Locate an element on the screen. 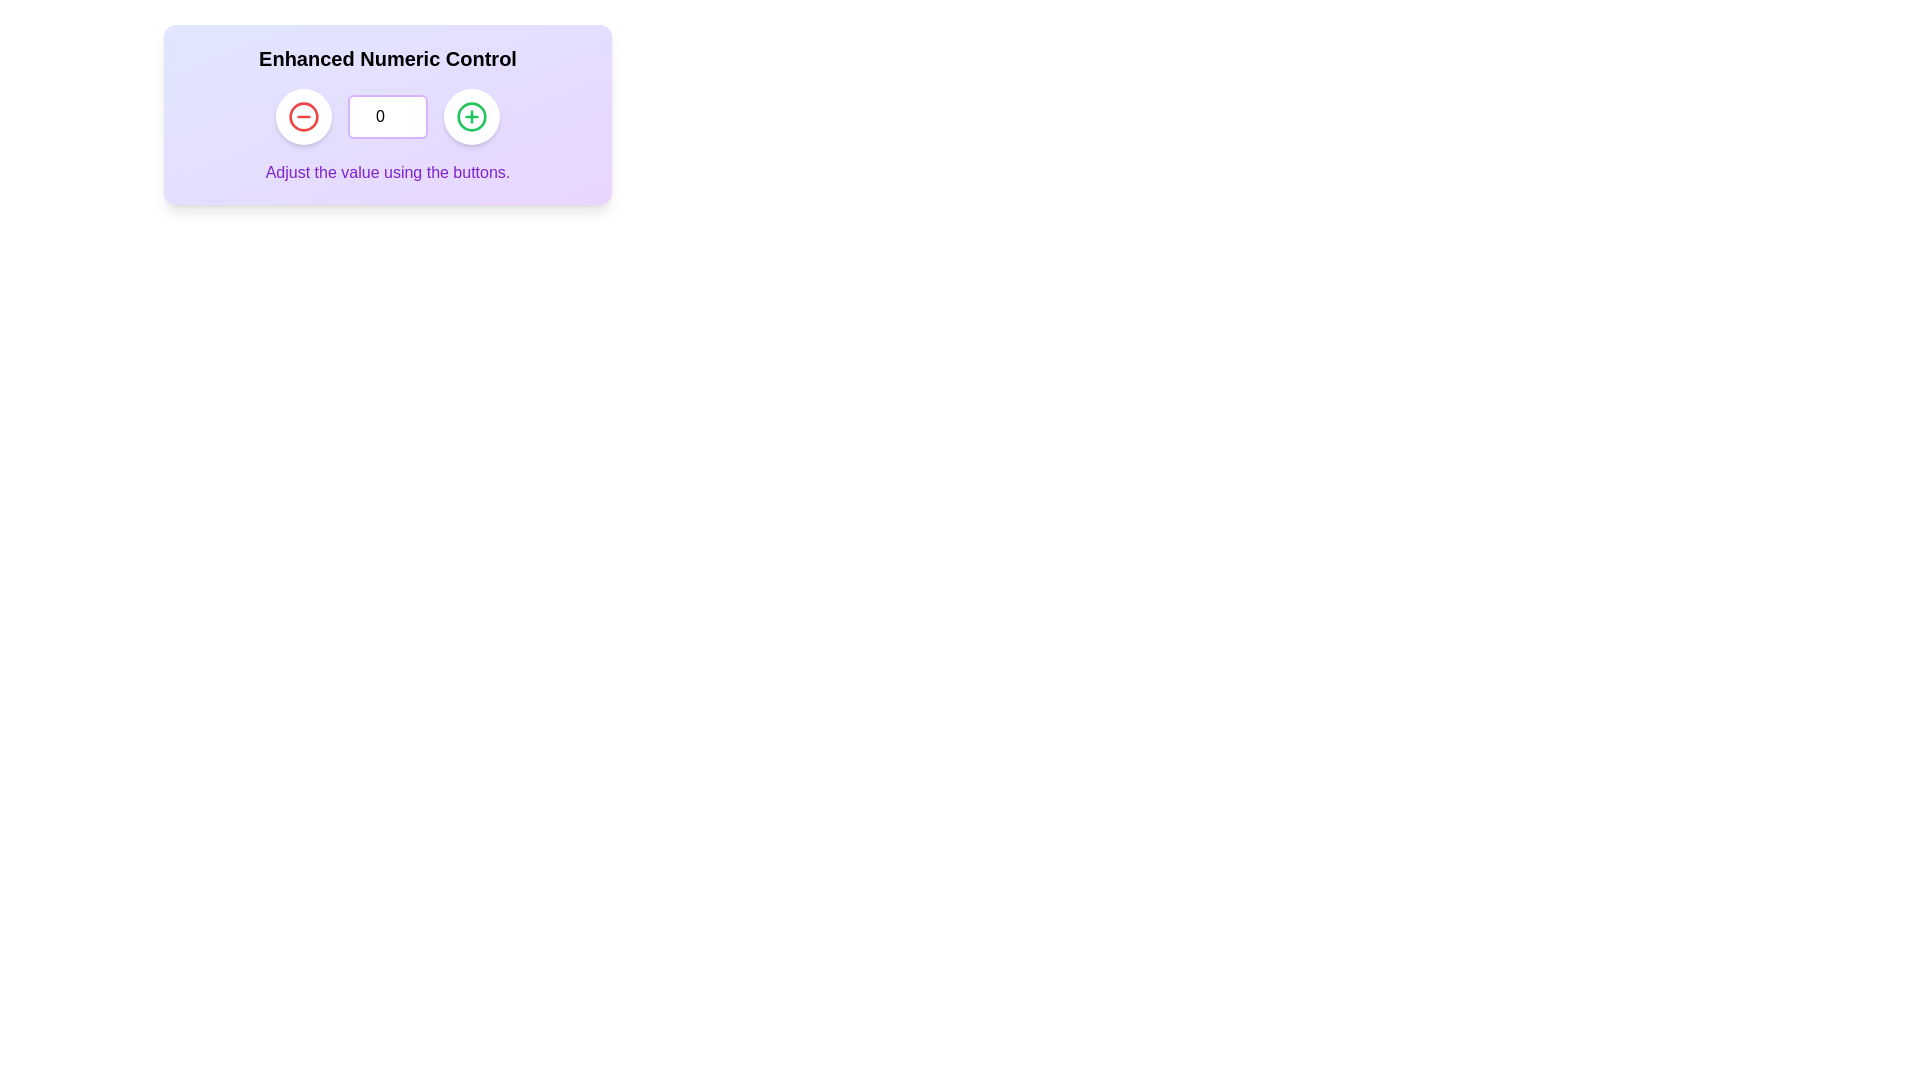 Image resolution: width=1920 pixels, height=1080 pixels. the numeric input box of the 'Enhanced Numeric Control' interface to edit the number is located at coordinates (388, 115).